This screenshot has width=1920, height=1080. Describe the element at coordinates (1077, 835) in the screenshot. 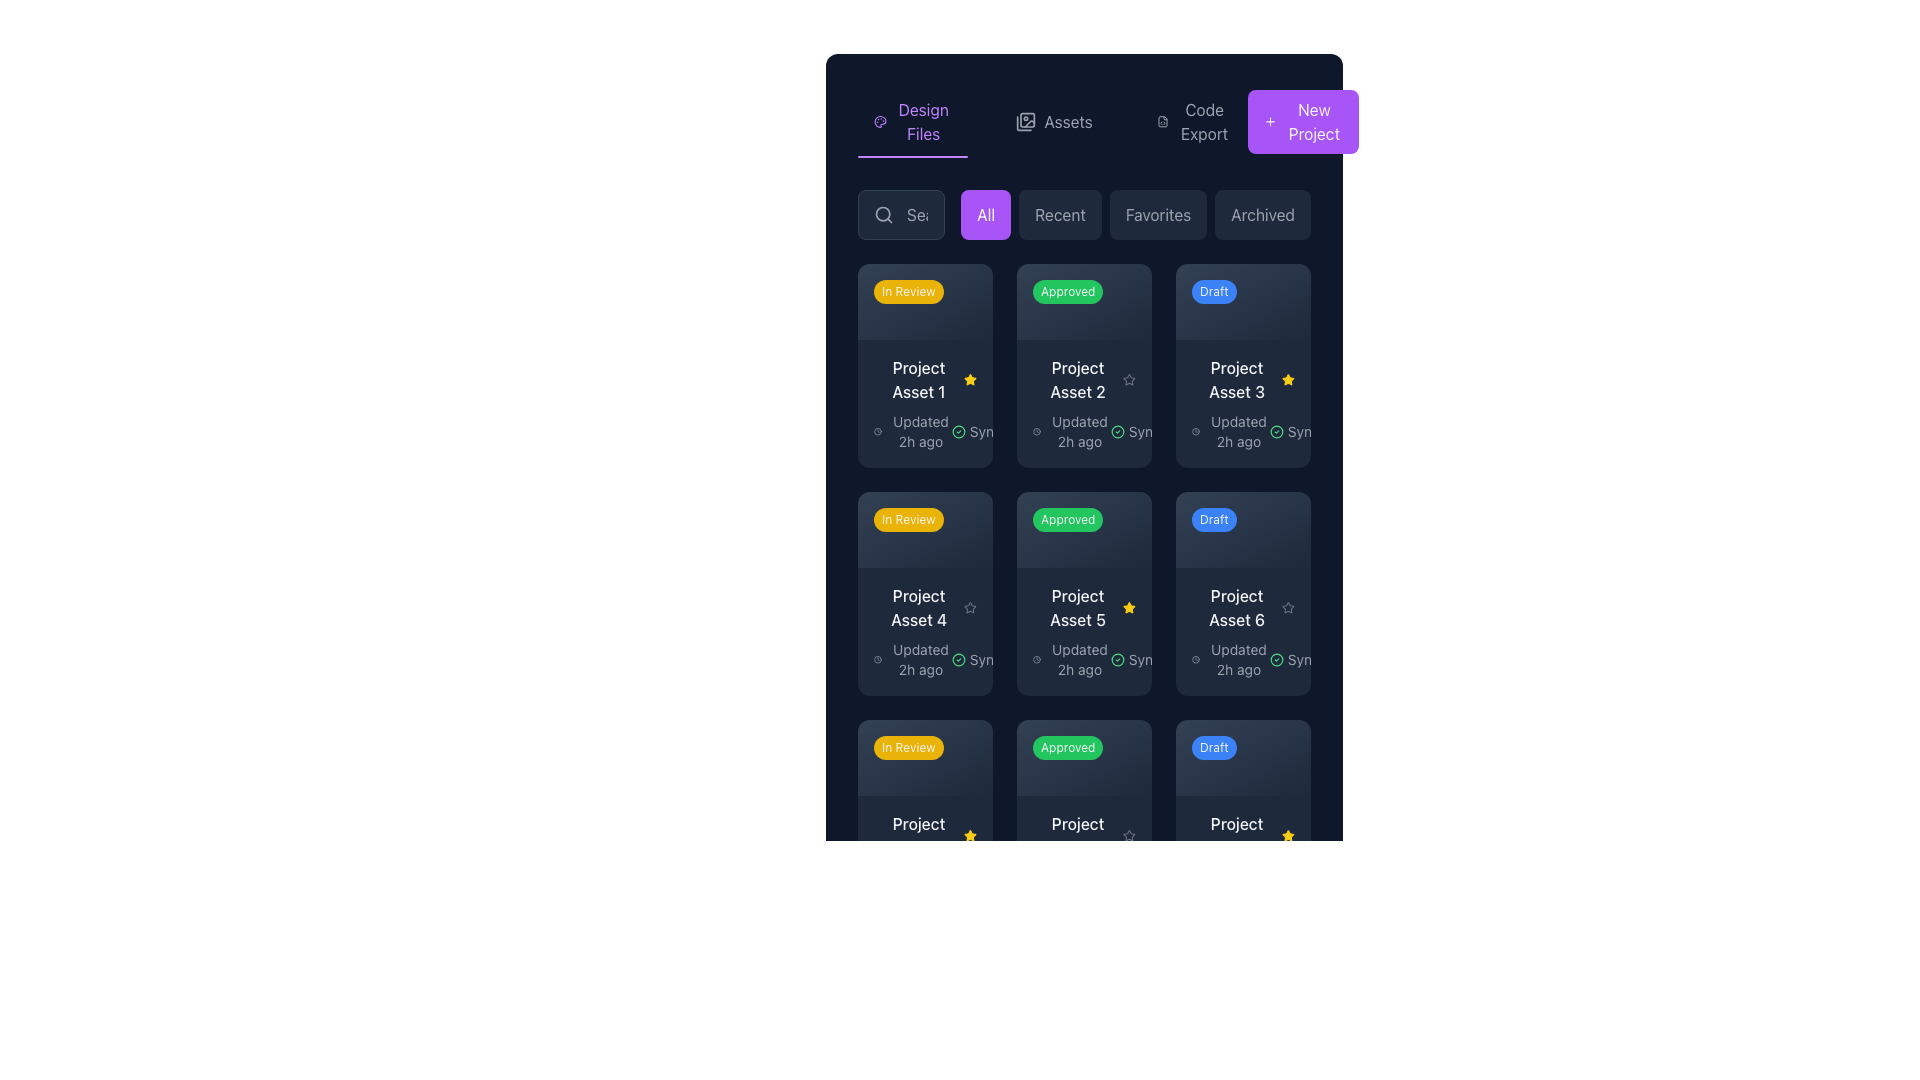

I see `the text label displaying 'Project Asset 8' located in the lower center of a grid of cards, positioned under 'Project Asset 6'` at that location.